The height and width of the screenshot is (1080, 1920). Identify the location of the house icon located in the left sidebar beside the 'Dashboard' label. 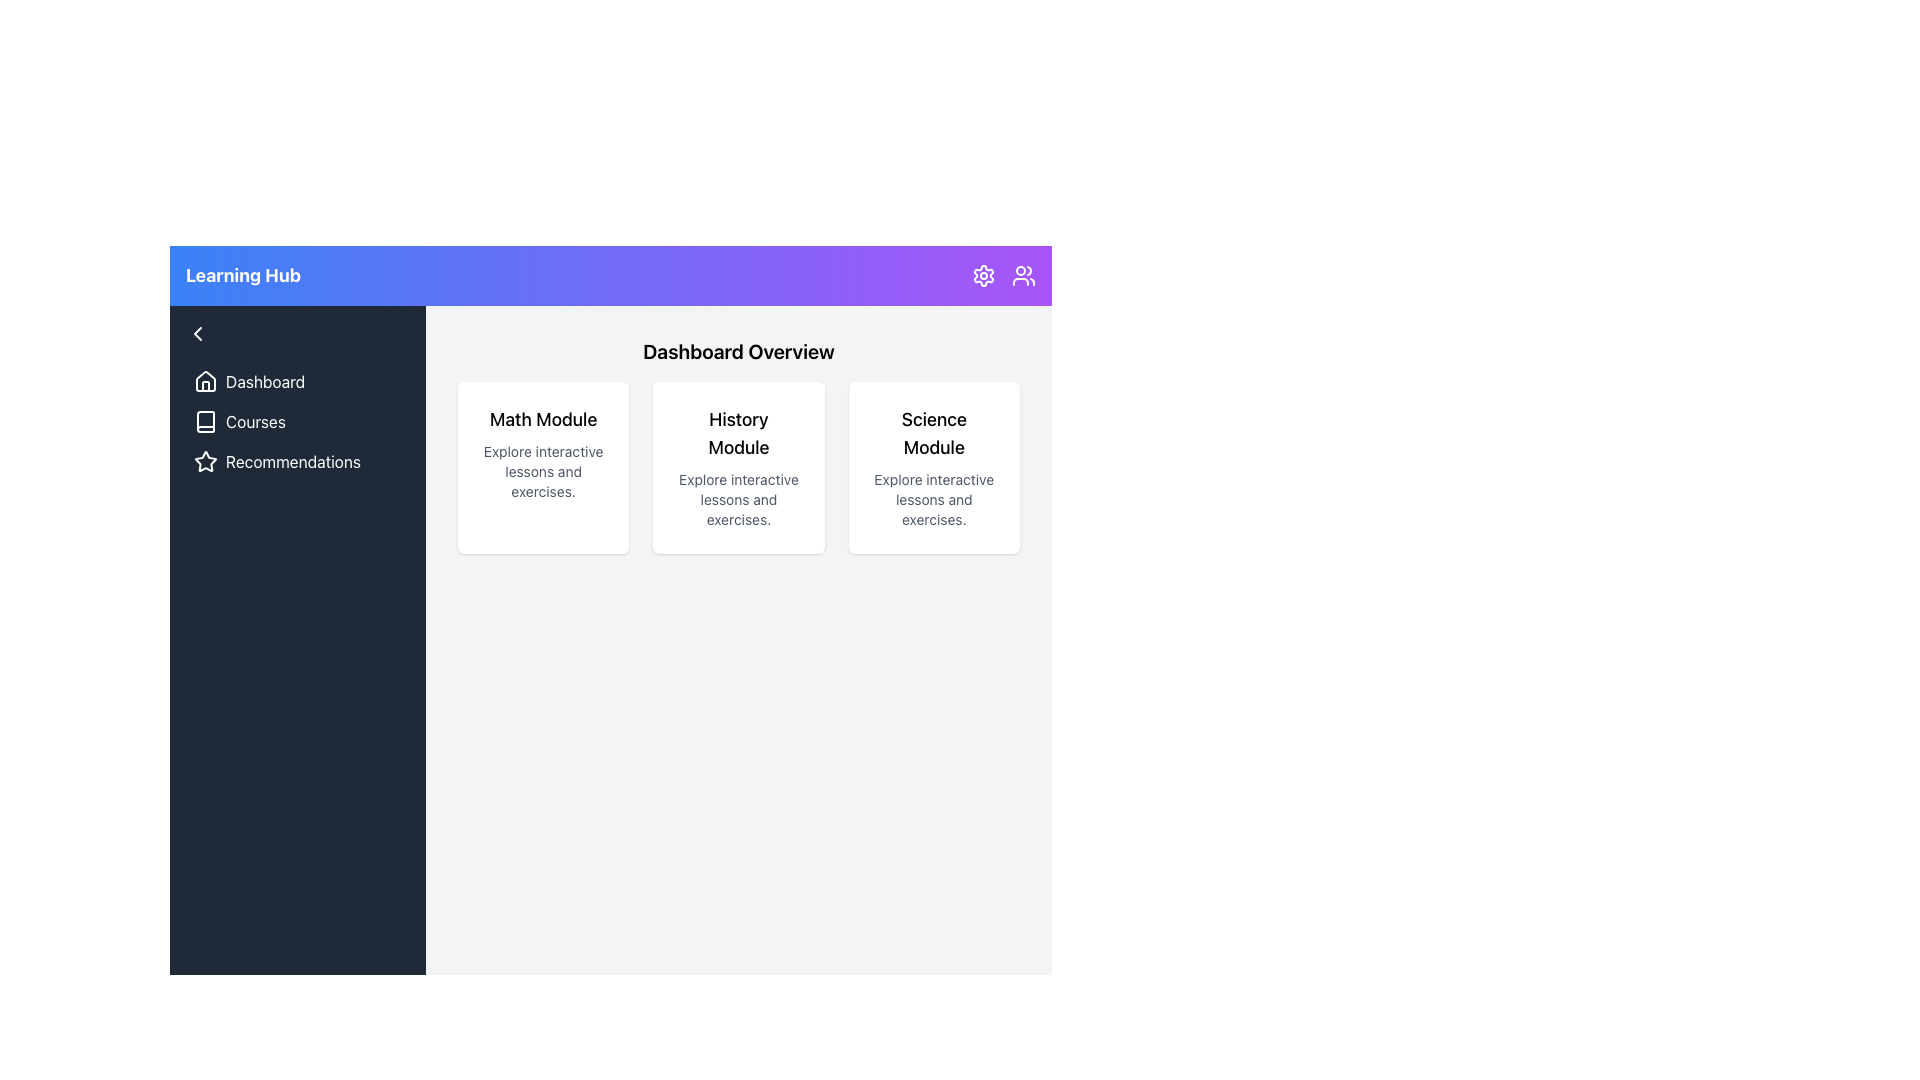
(206, 381).